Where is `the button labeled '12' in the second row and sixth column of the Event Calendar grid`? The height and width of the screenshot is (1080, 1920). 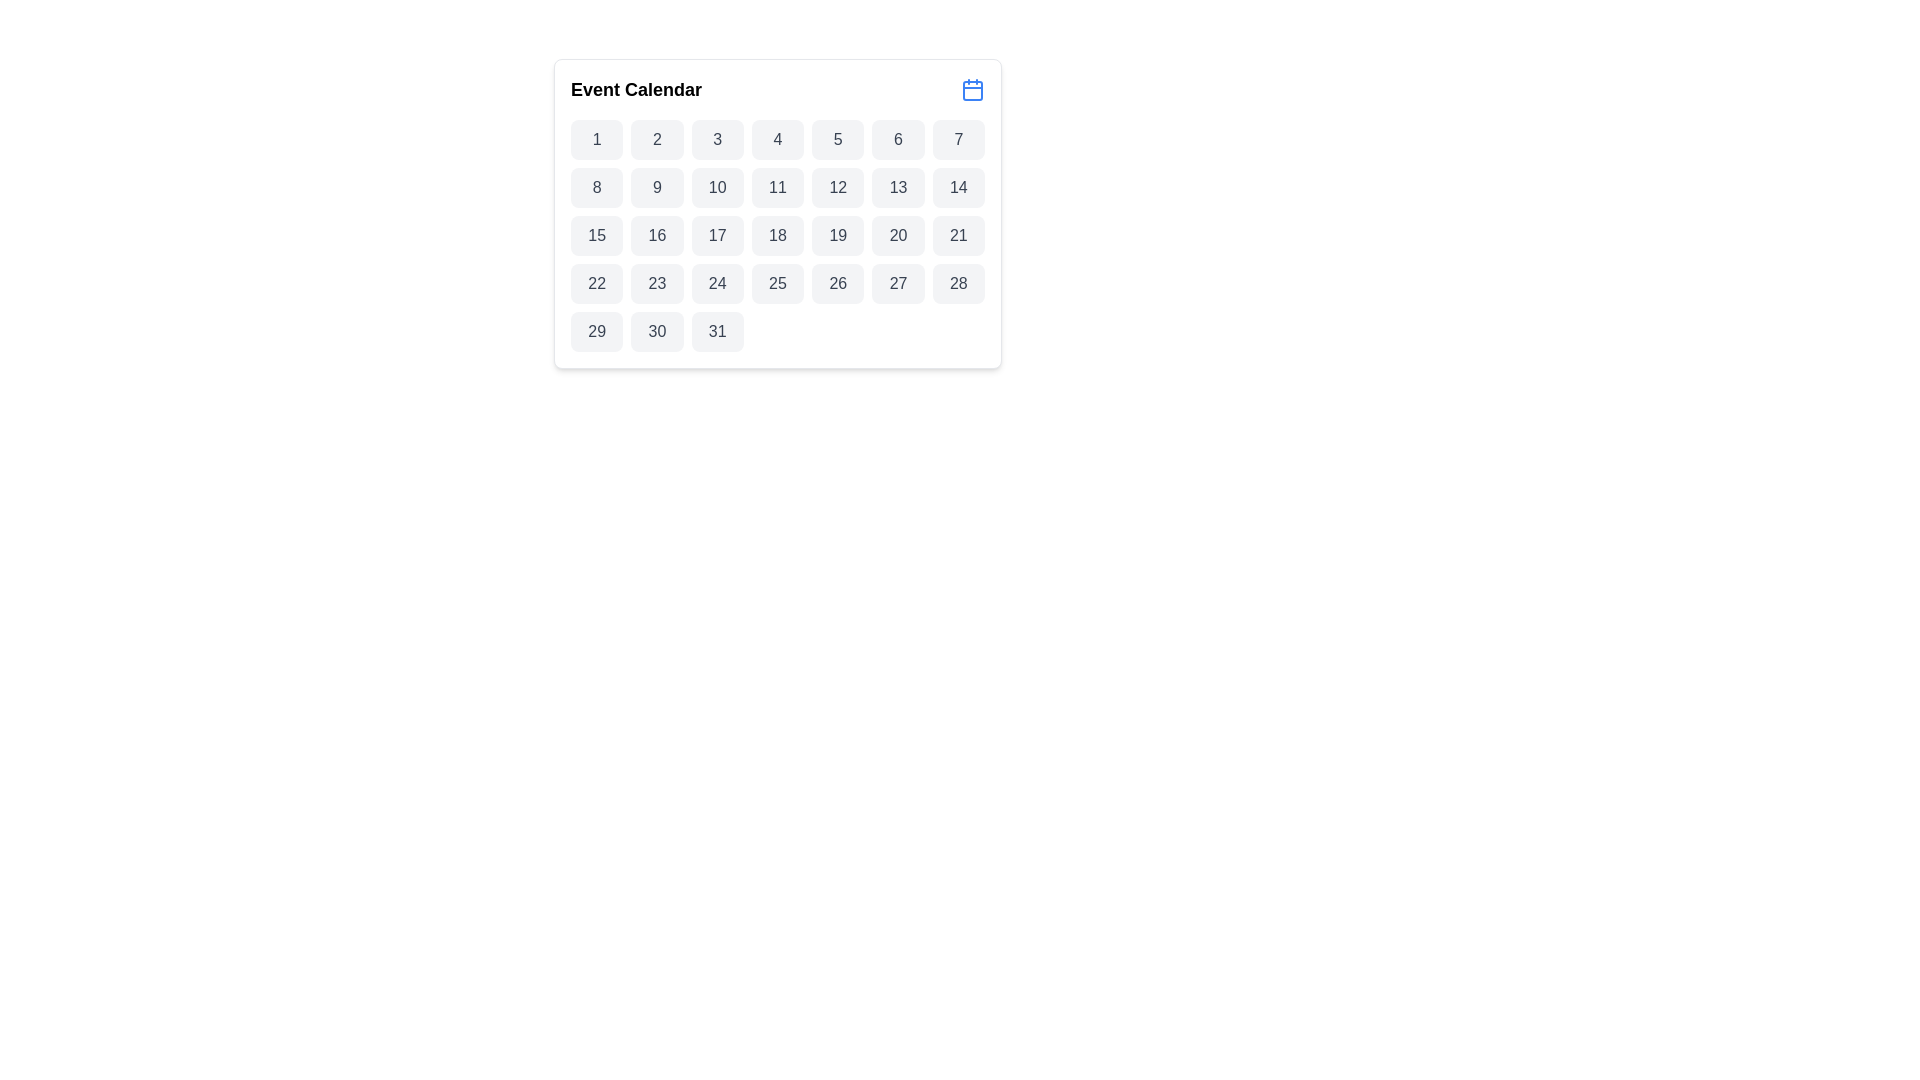
the button labeled '12' in the second row and sixth column of the Event Calendar grid is located at coordinates (838, 188).